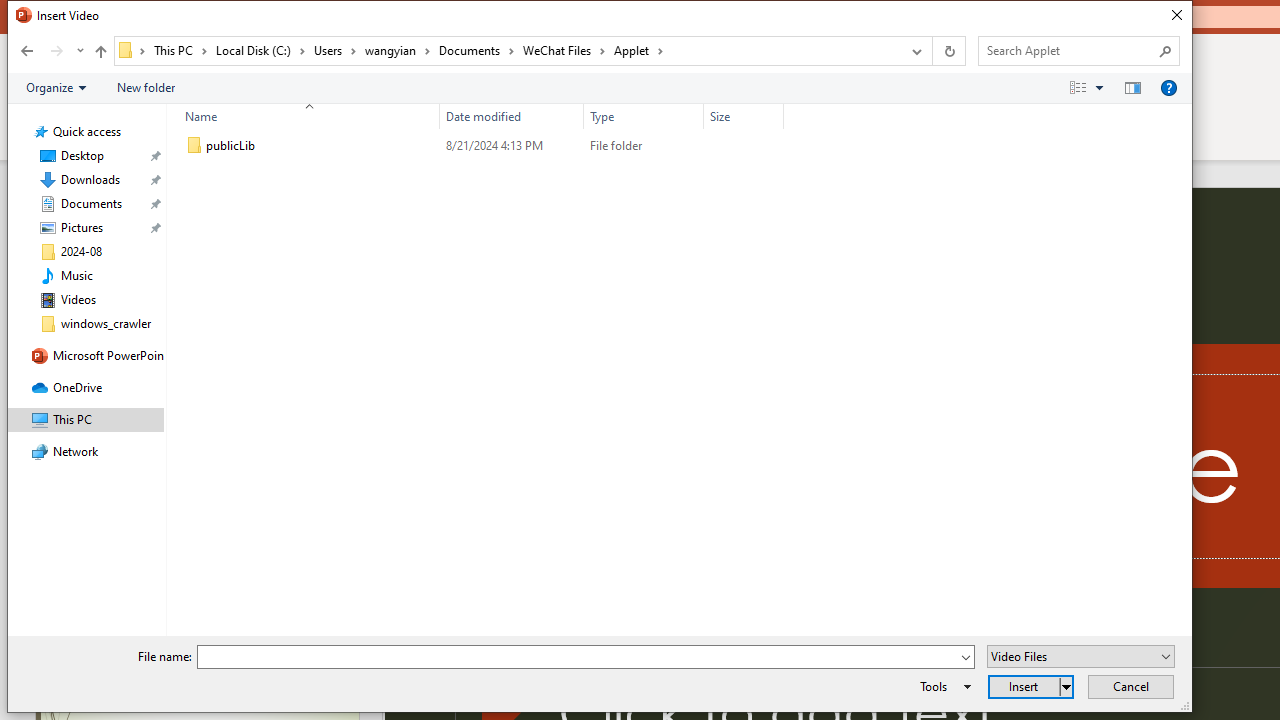 Image resolution: width=1280 pixels, height=720 pixels. Describe the element at coordinates (50, 50) in the screenshot. I see `'Navigation buttons'` at that location.